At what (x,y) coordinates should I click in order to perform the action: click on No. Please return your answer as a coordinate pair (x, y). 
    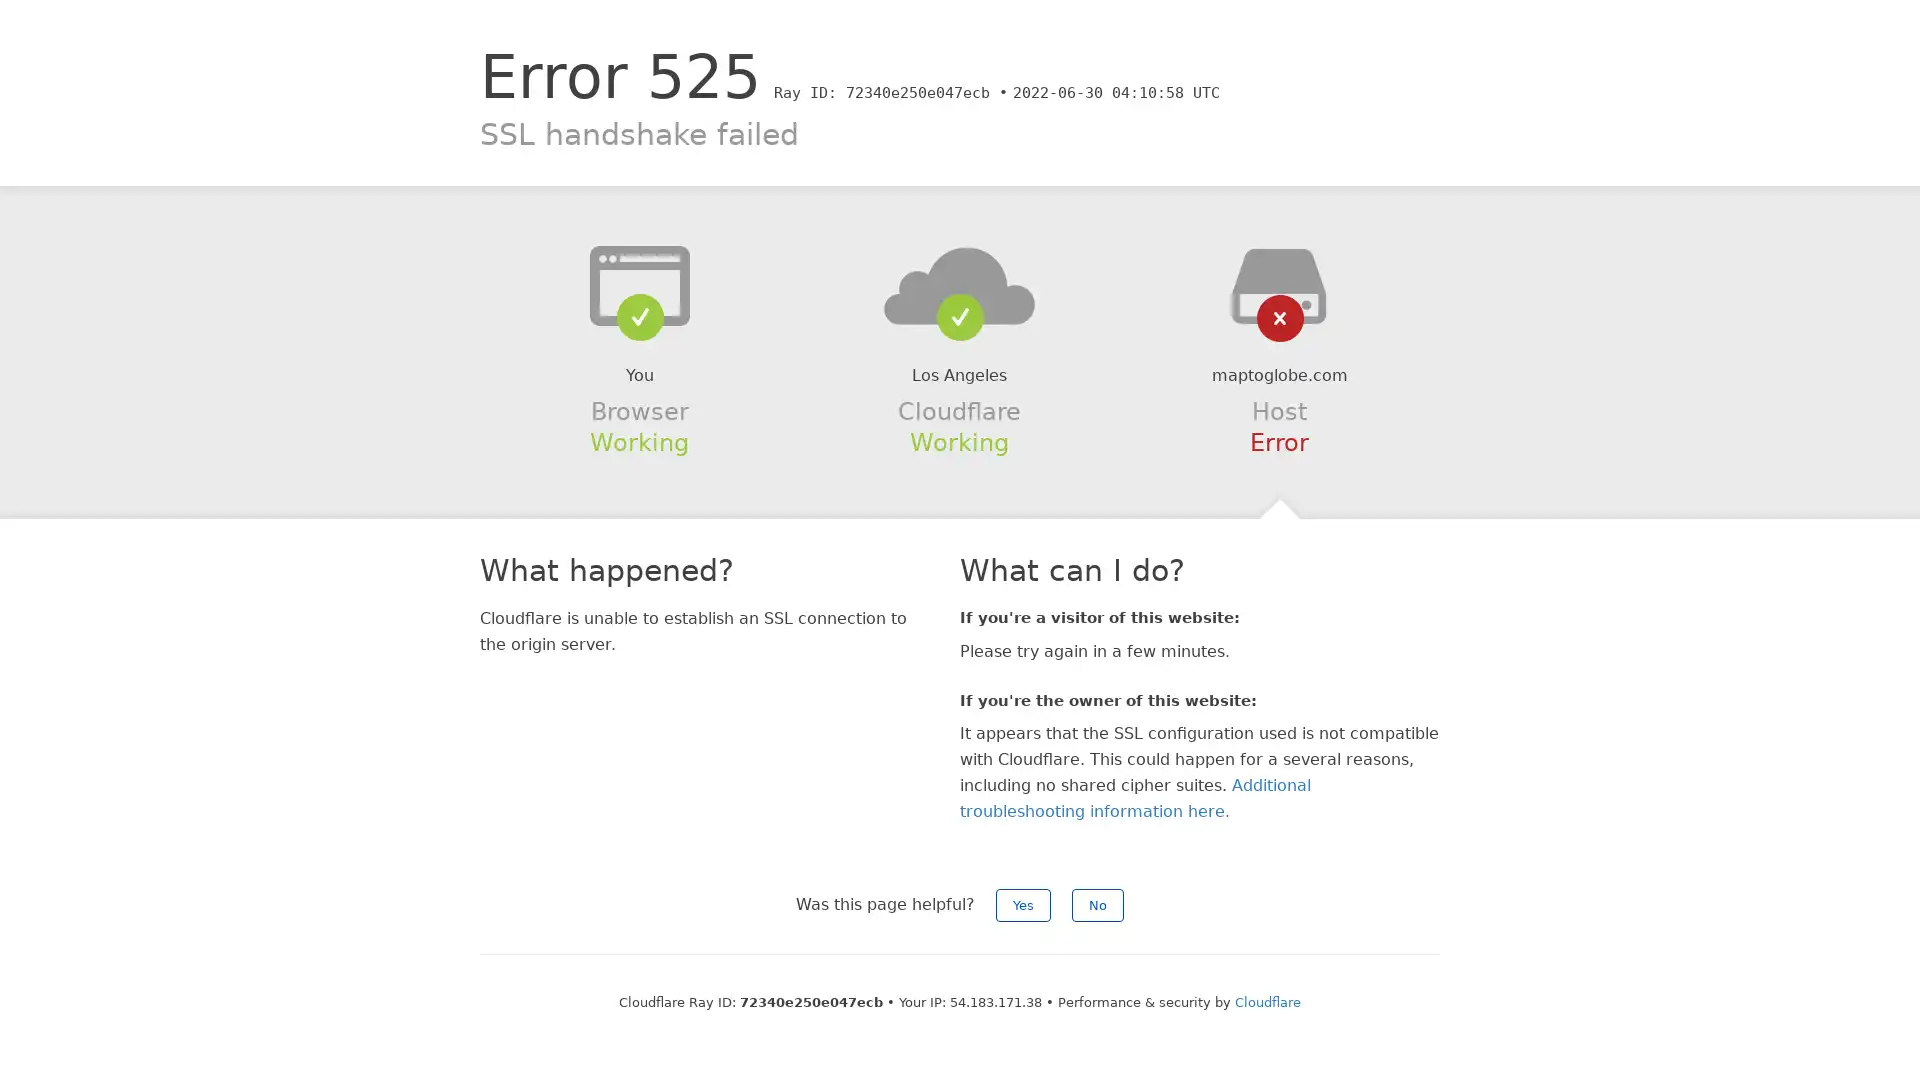
    Looking at the image, I should click on (1097, 905).